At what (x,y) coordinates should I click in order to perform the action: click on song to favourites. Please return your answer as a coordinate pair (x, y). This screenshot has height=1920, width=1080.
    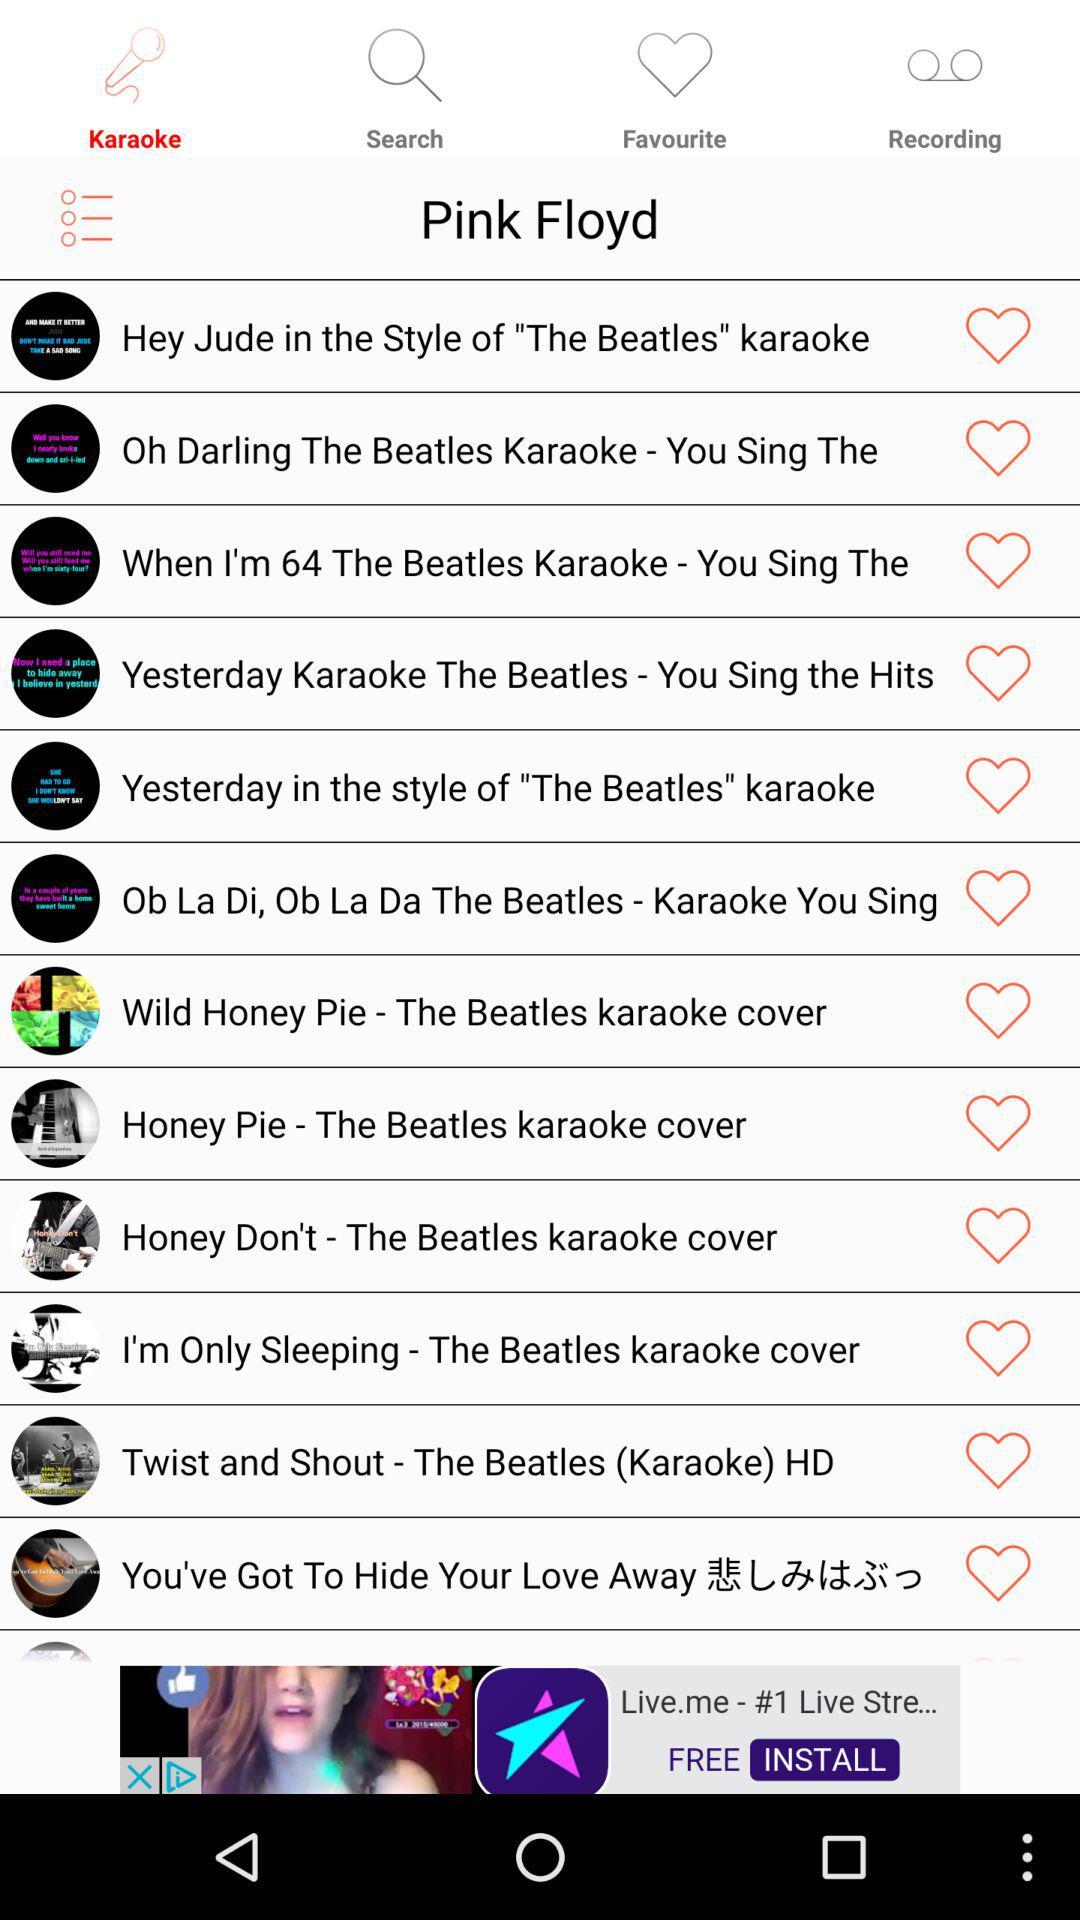
    Looking at the image, I should click on (998, 785).